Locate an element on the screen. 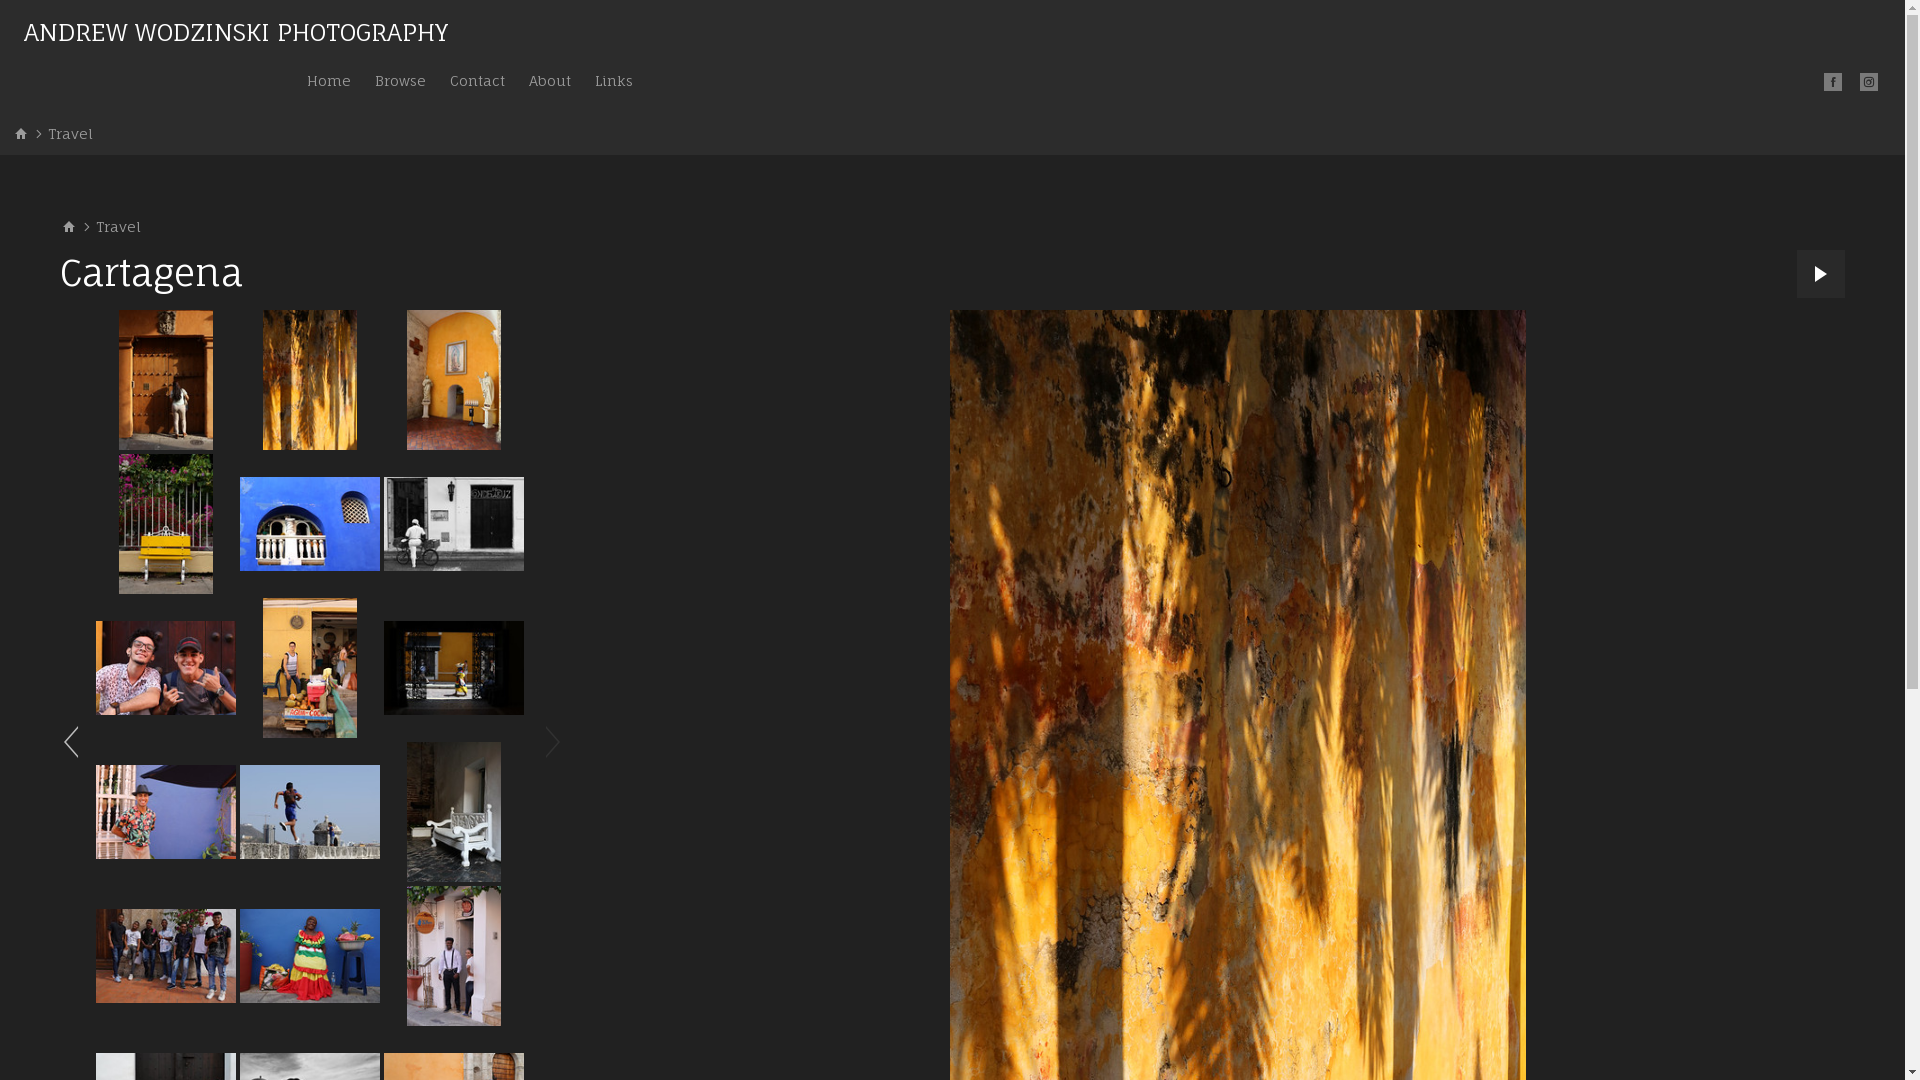 This screenshot has width=1920, height=1080. 'Home' is located at coordinates (329, 79).